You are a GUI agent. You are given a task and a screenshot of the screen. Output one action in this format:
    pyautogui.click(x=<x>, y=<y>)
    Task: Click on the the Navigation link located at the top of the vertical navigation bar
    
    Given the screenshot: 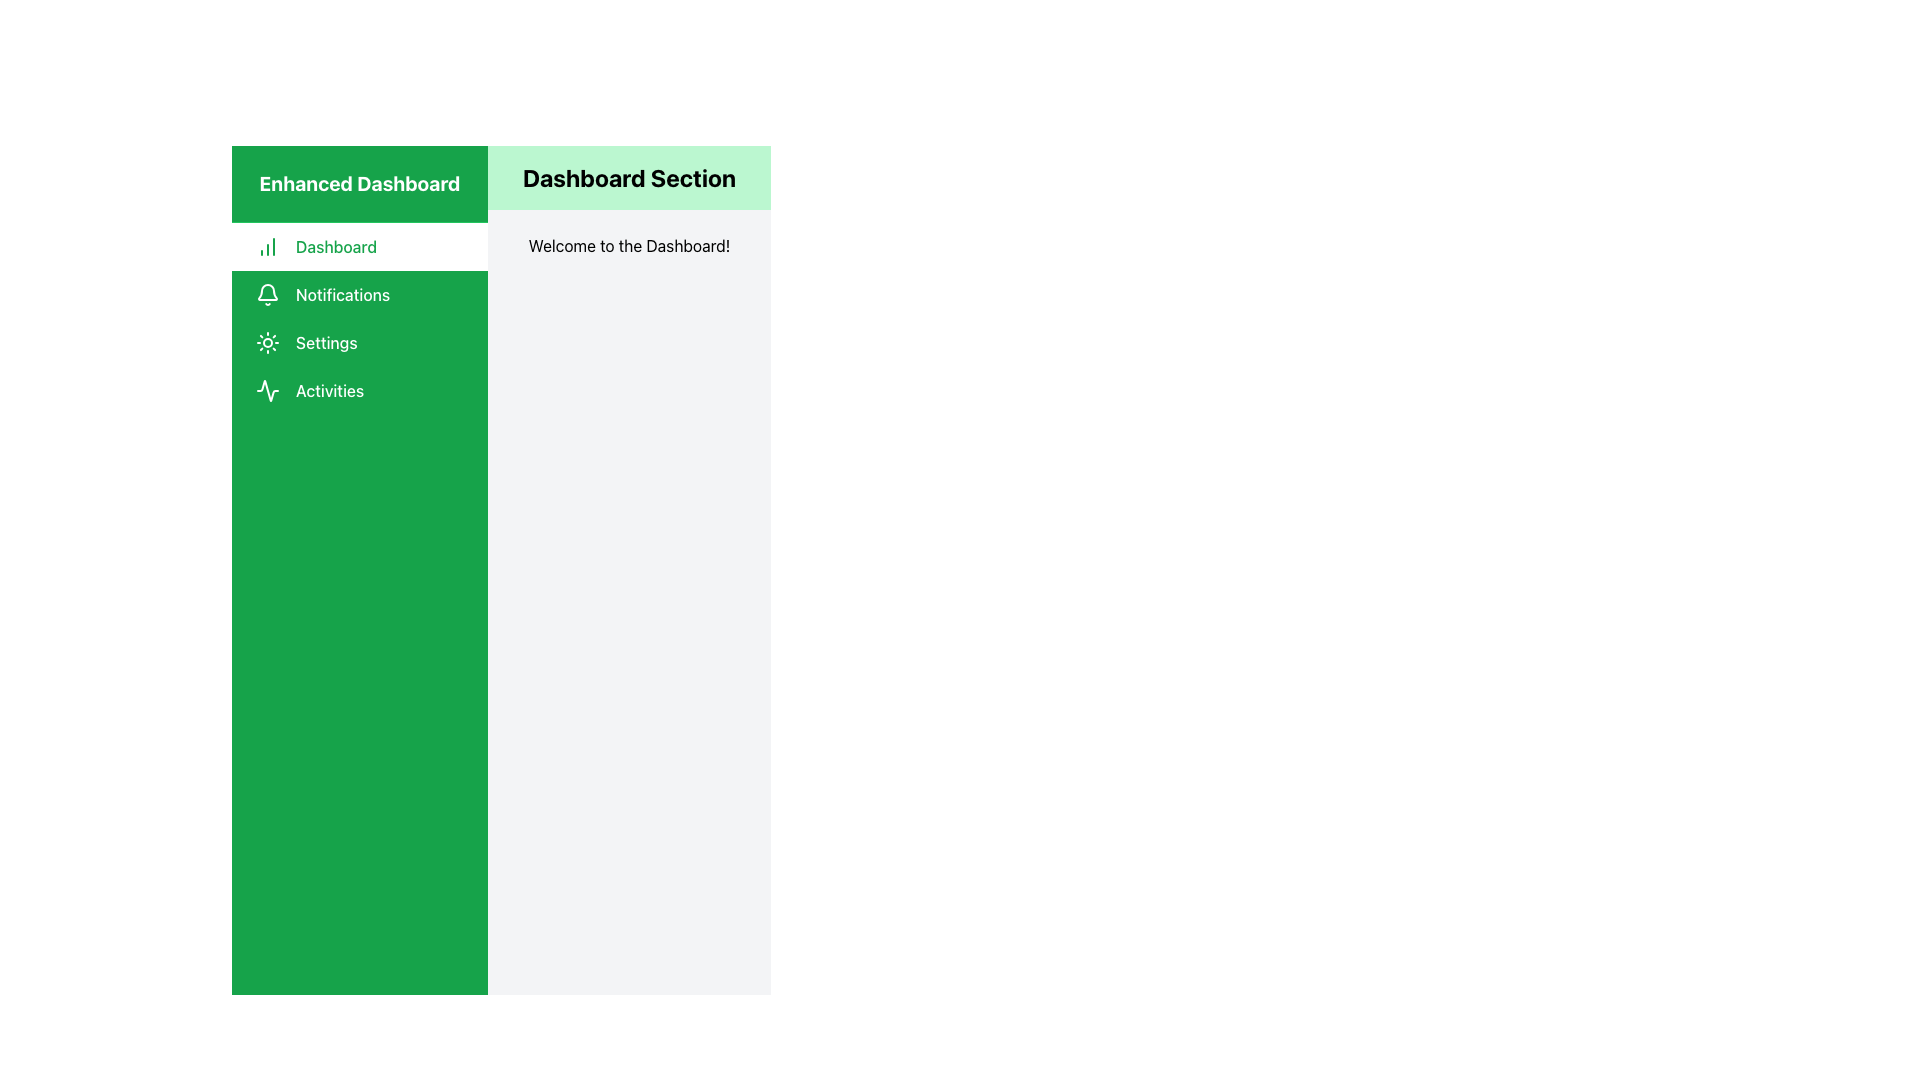 What is the action you would take?
    pyautogui.click(x=360, y=245)
    